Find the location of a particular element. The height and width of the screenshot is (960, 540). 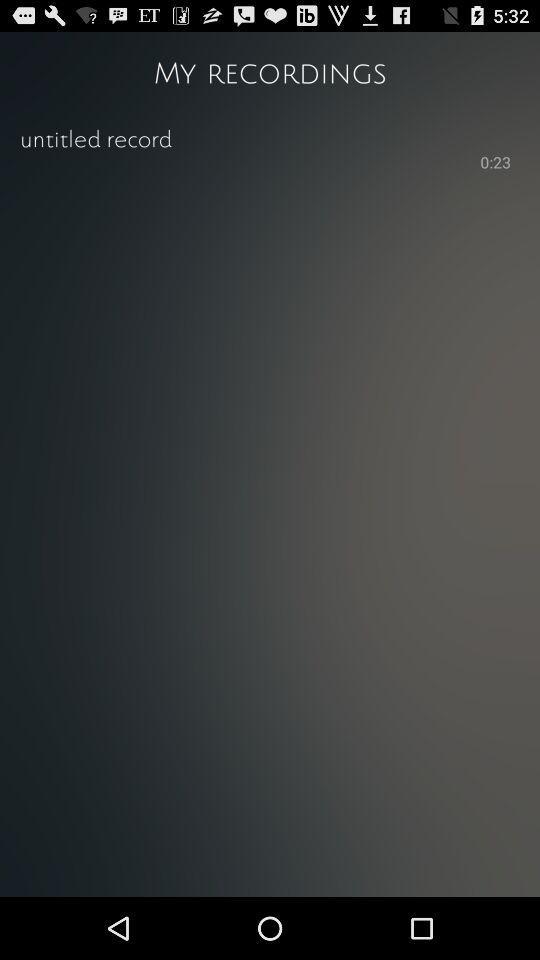

the untitled record item is located at coordinates (270, 136).